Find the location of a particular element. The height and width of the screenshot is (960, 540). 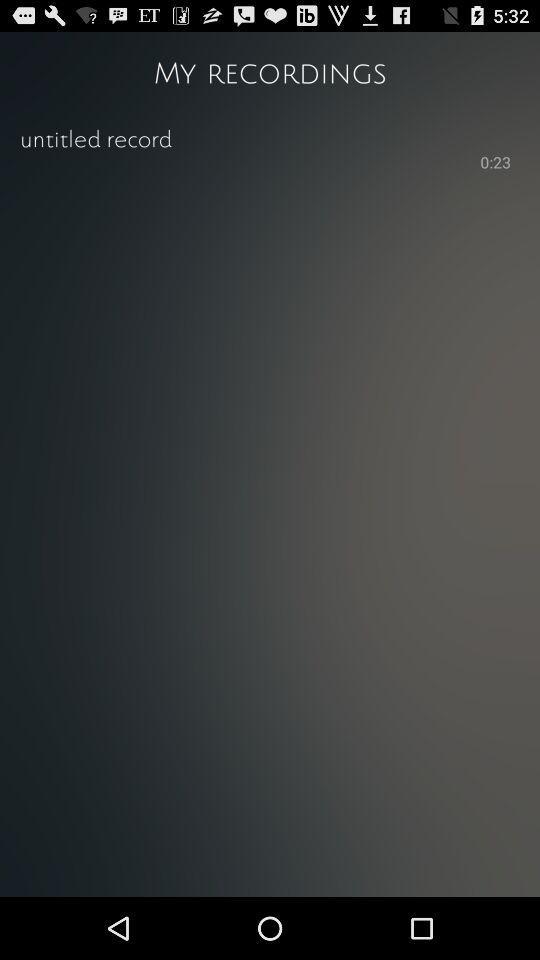

the untitled record item is located at coordinates (270, 136).